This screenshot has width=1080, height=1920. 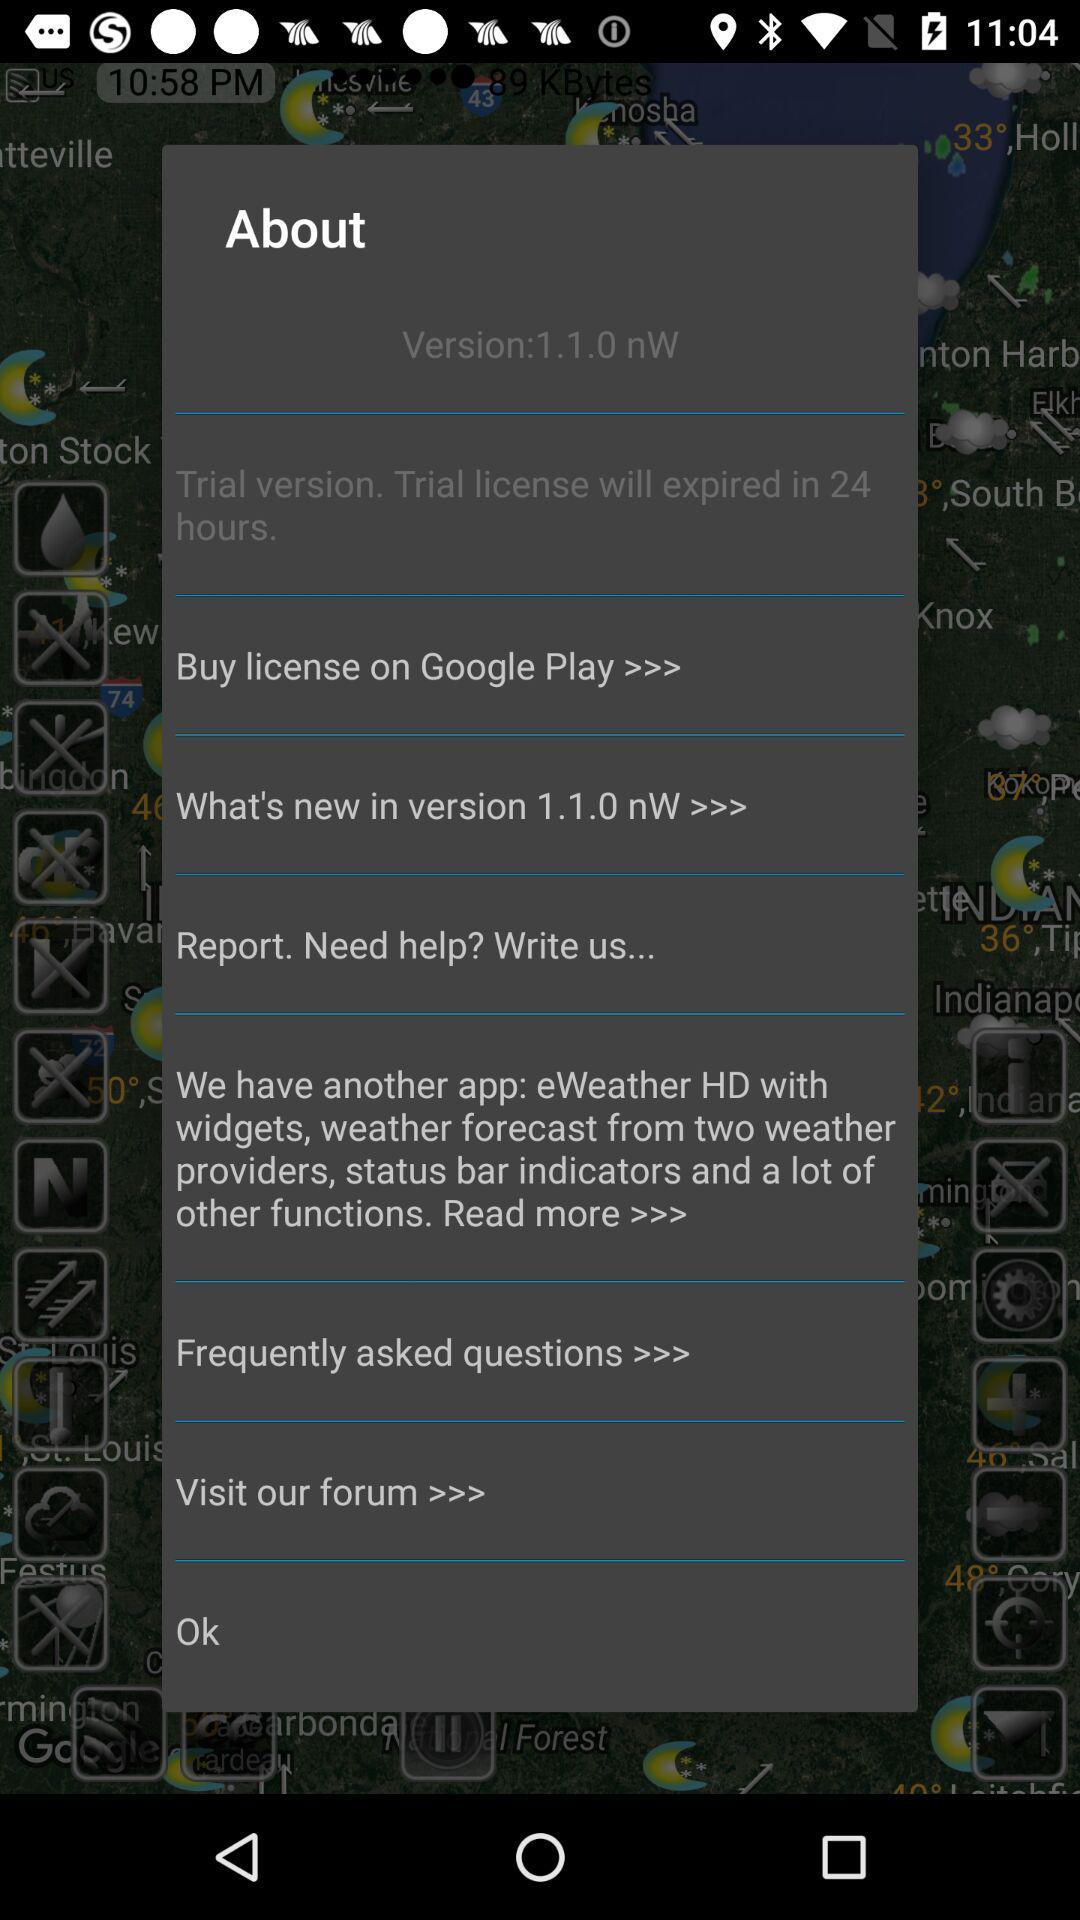 What do you see at coordinates (540, 1491) in the screenshot?
I see `the visit our forum >>> icon` at bounding box center [540, 1491].